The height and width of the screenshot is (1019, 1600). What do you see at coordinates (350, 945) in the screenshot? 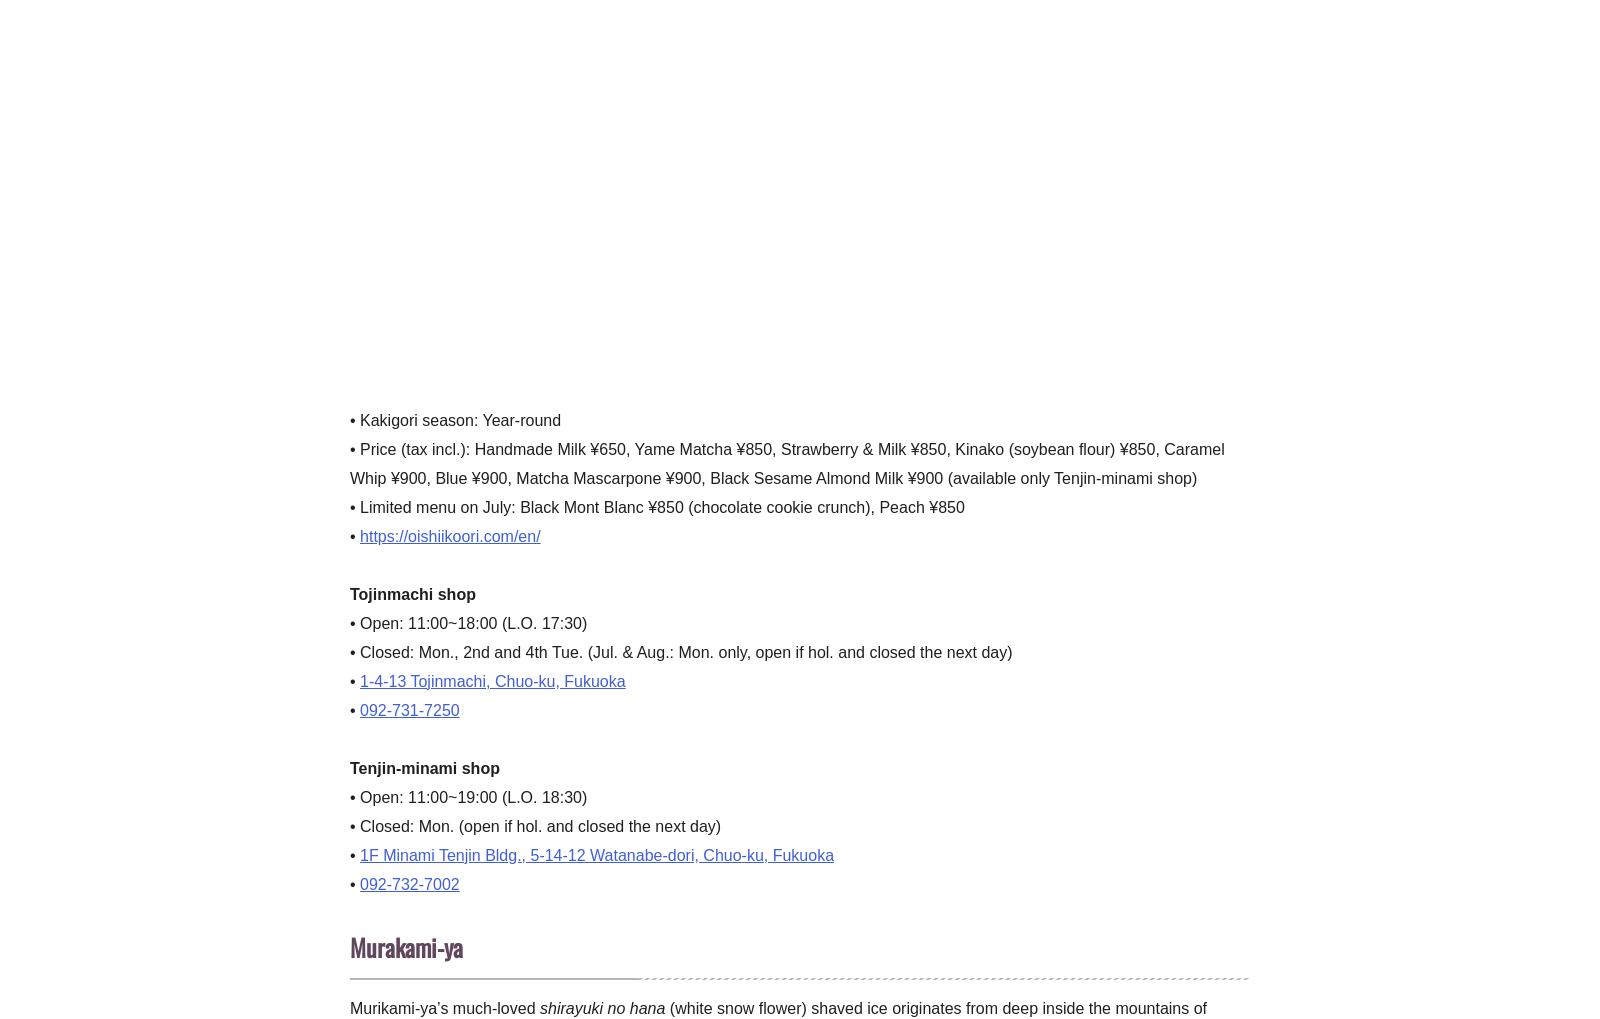
I see `'Murakami-ya'` at bounding box center [350, 945].